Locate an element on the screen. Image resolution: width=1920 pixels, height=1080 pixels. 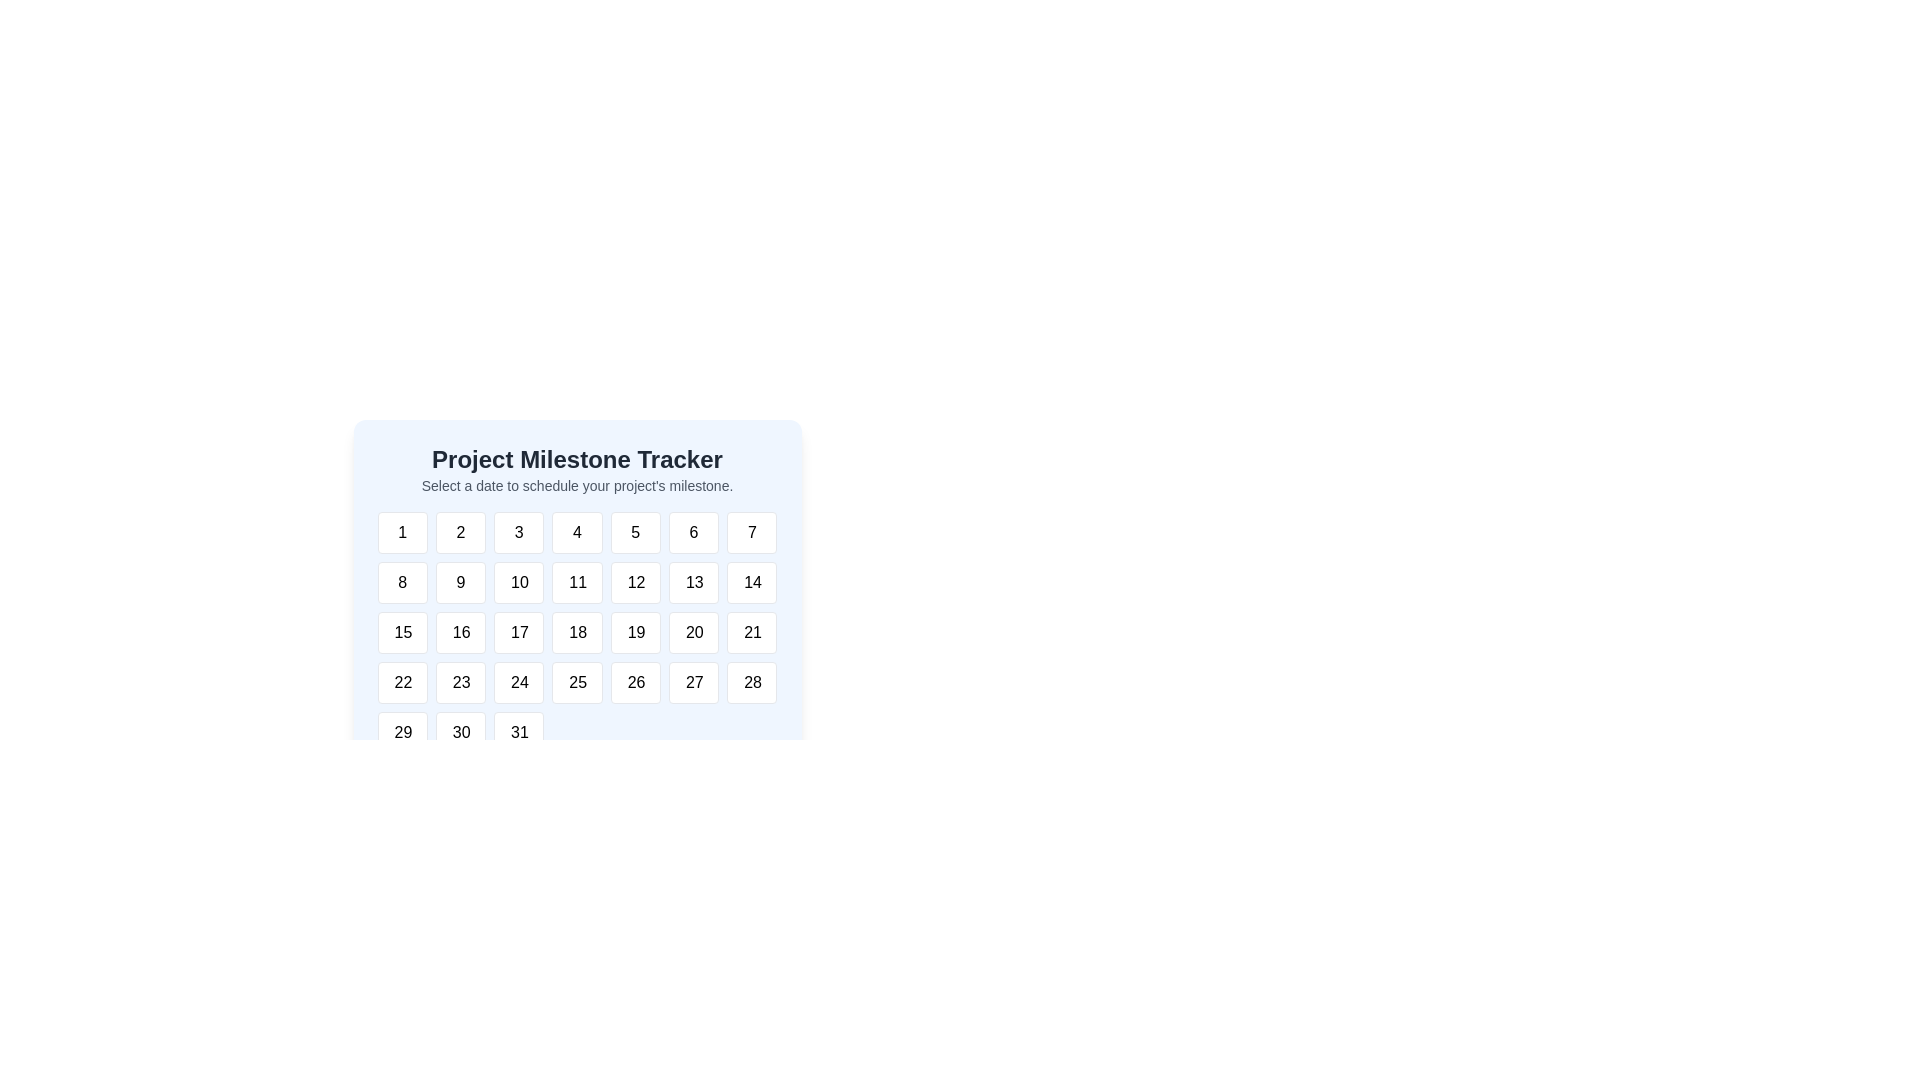
the button representing the number '6' in the grid layout of the 'Project Milestone Tracker' section is located at coordinates (694, 531).